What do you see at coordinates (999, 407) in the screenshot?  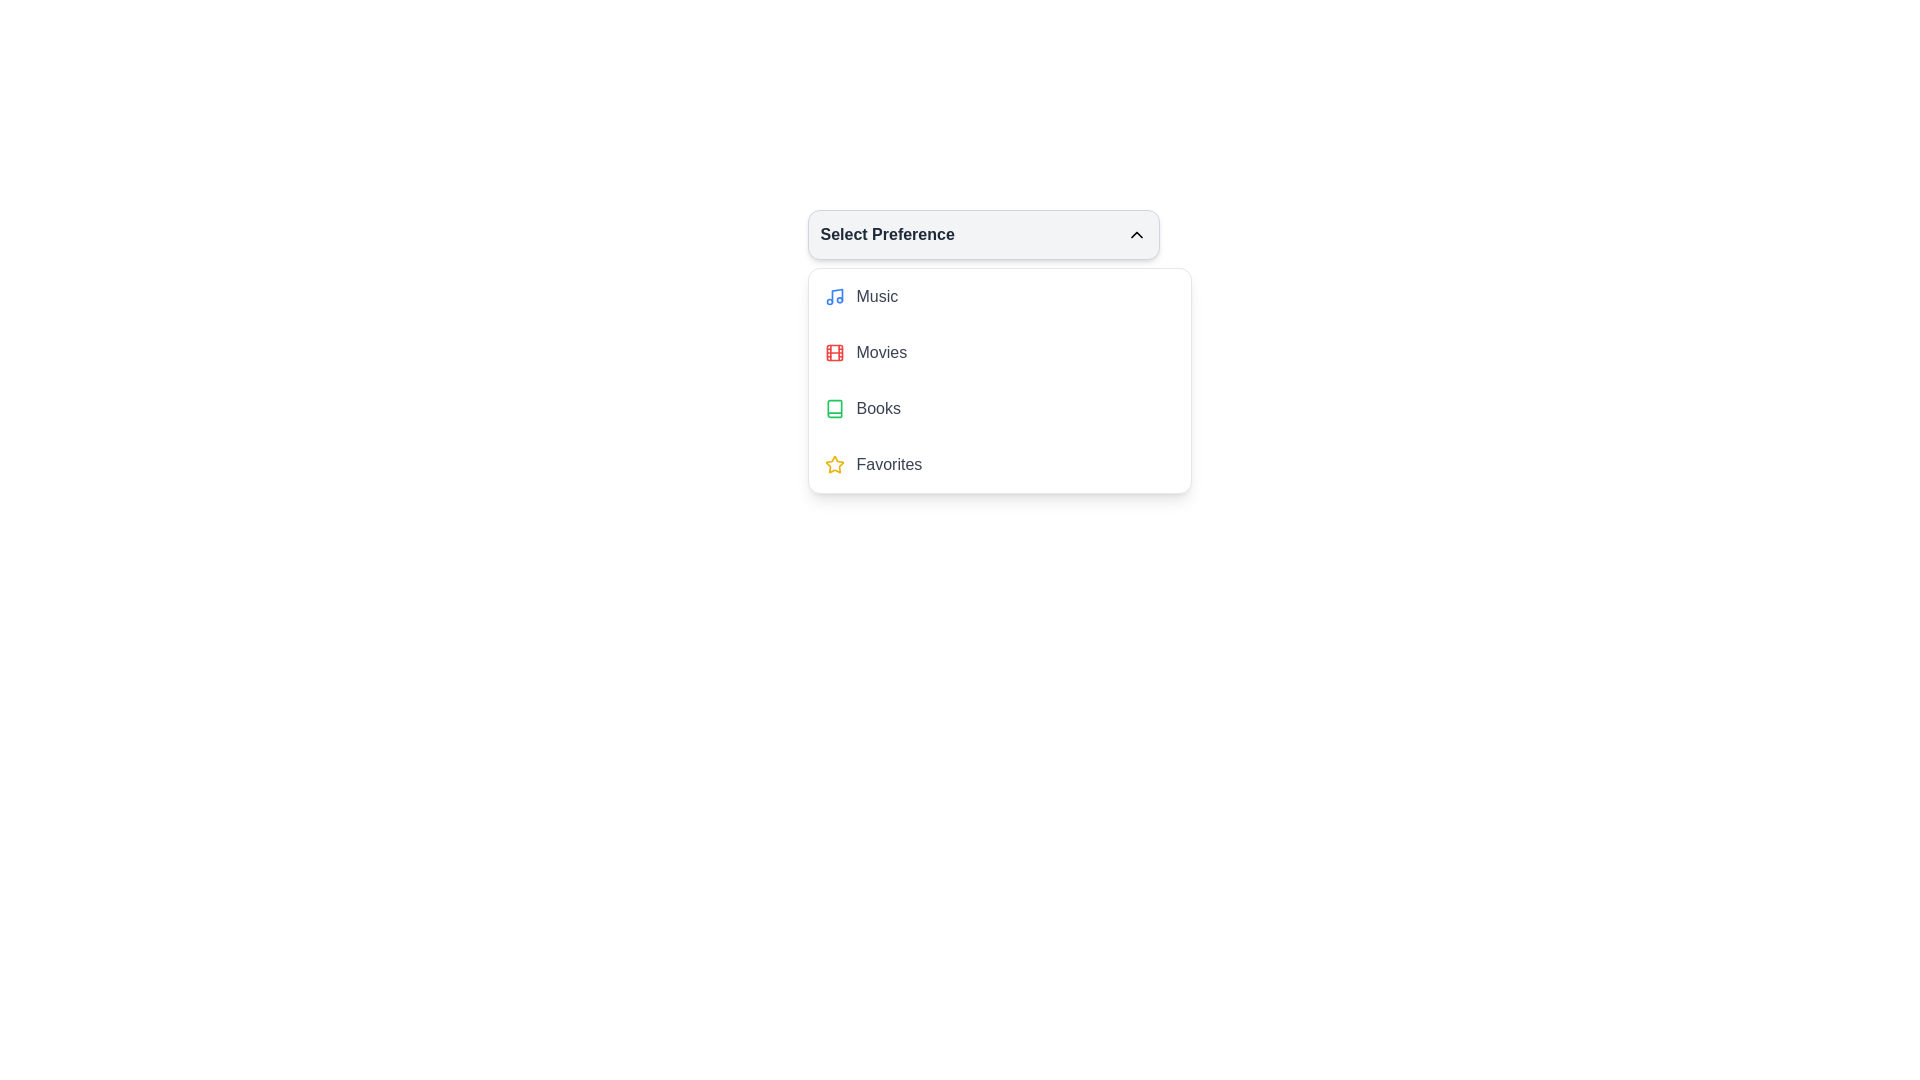 I see `to select the 'Books' category from the dropdown list under 'Select Preference', which is the third item below the 'Movies' option` at bounding box center [999, 407].